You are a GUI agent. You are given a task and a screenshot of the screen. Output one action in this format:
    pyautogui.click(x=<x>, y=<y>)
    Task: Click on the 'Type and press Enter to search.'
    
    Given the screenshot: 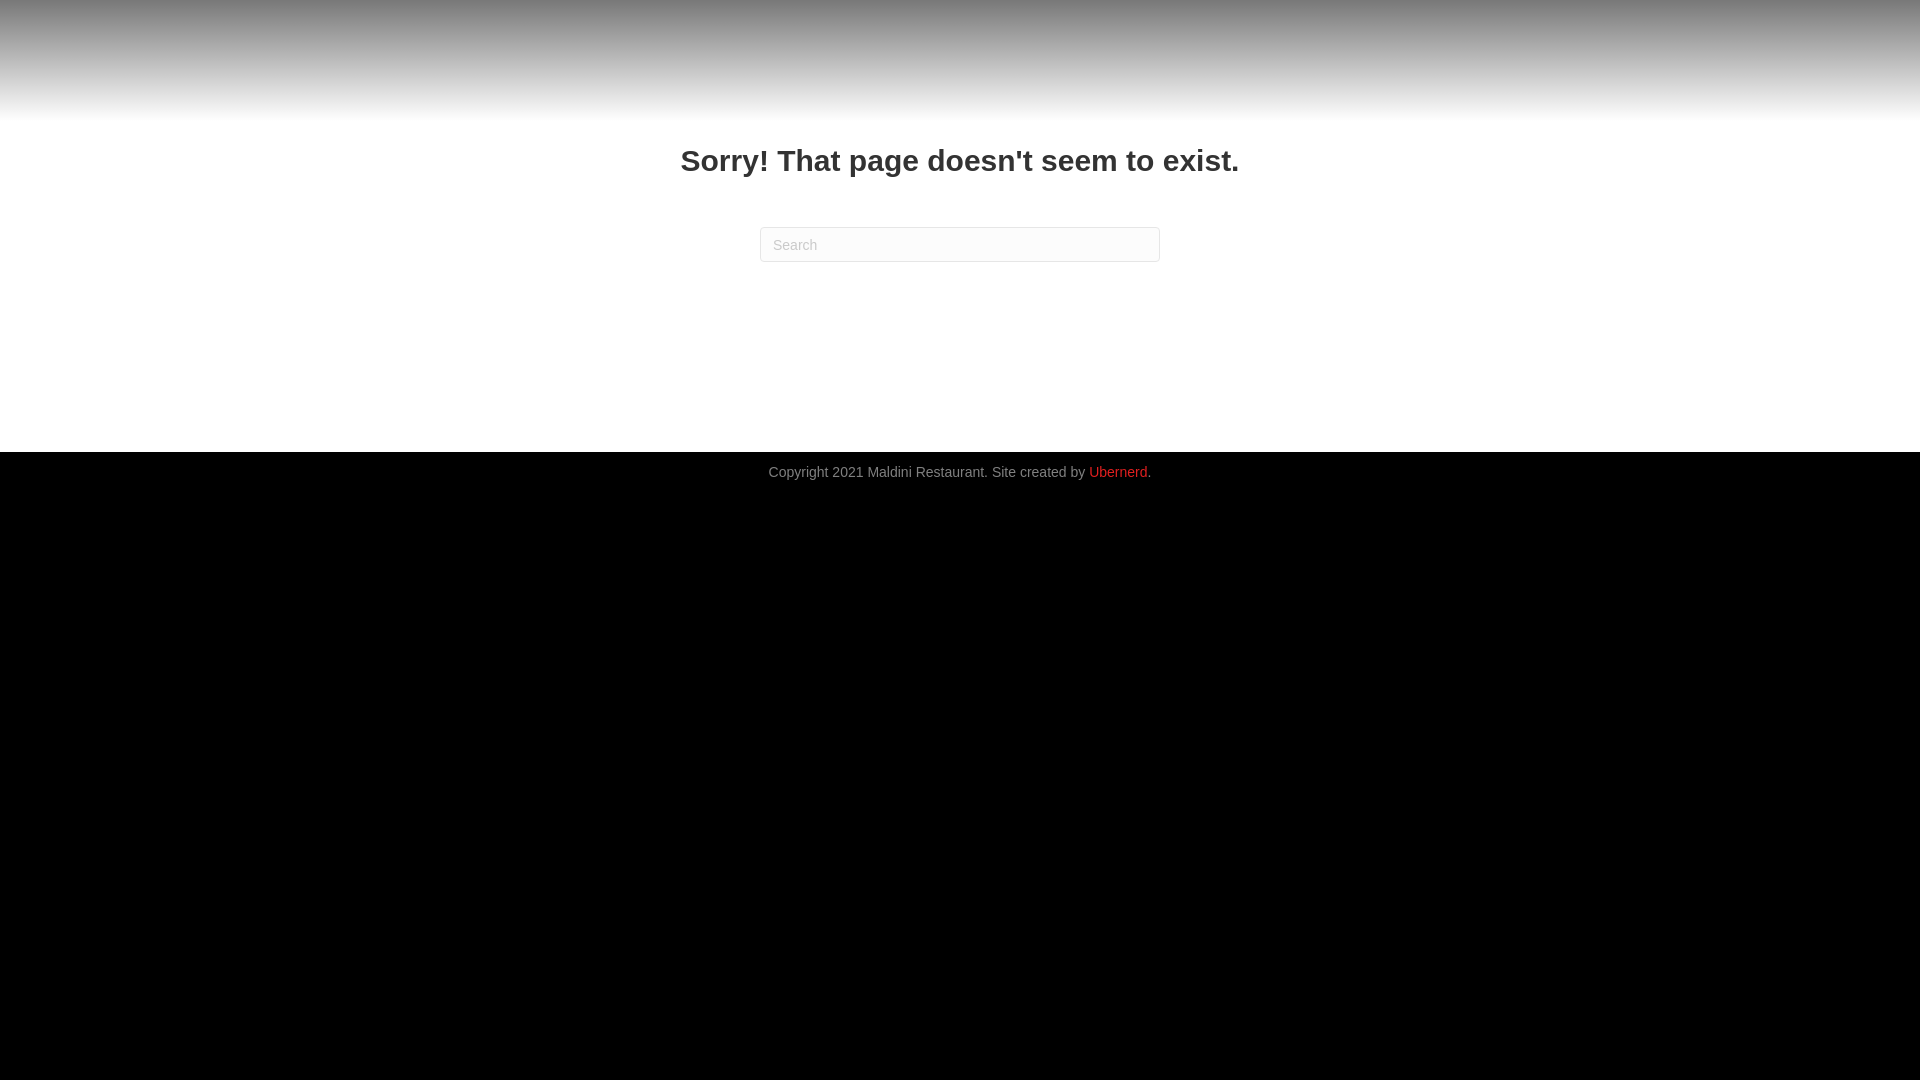 What is the action you would take?
    pyautogui.click(x=960, y=243)
    